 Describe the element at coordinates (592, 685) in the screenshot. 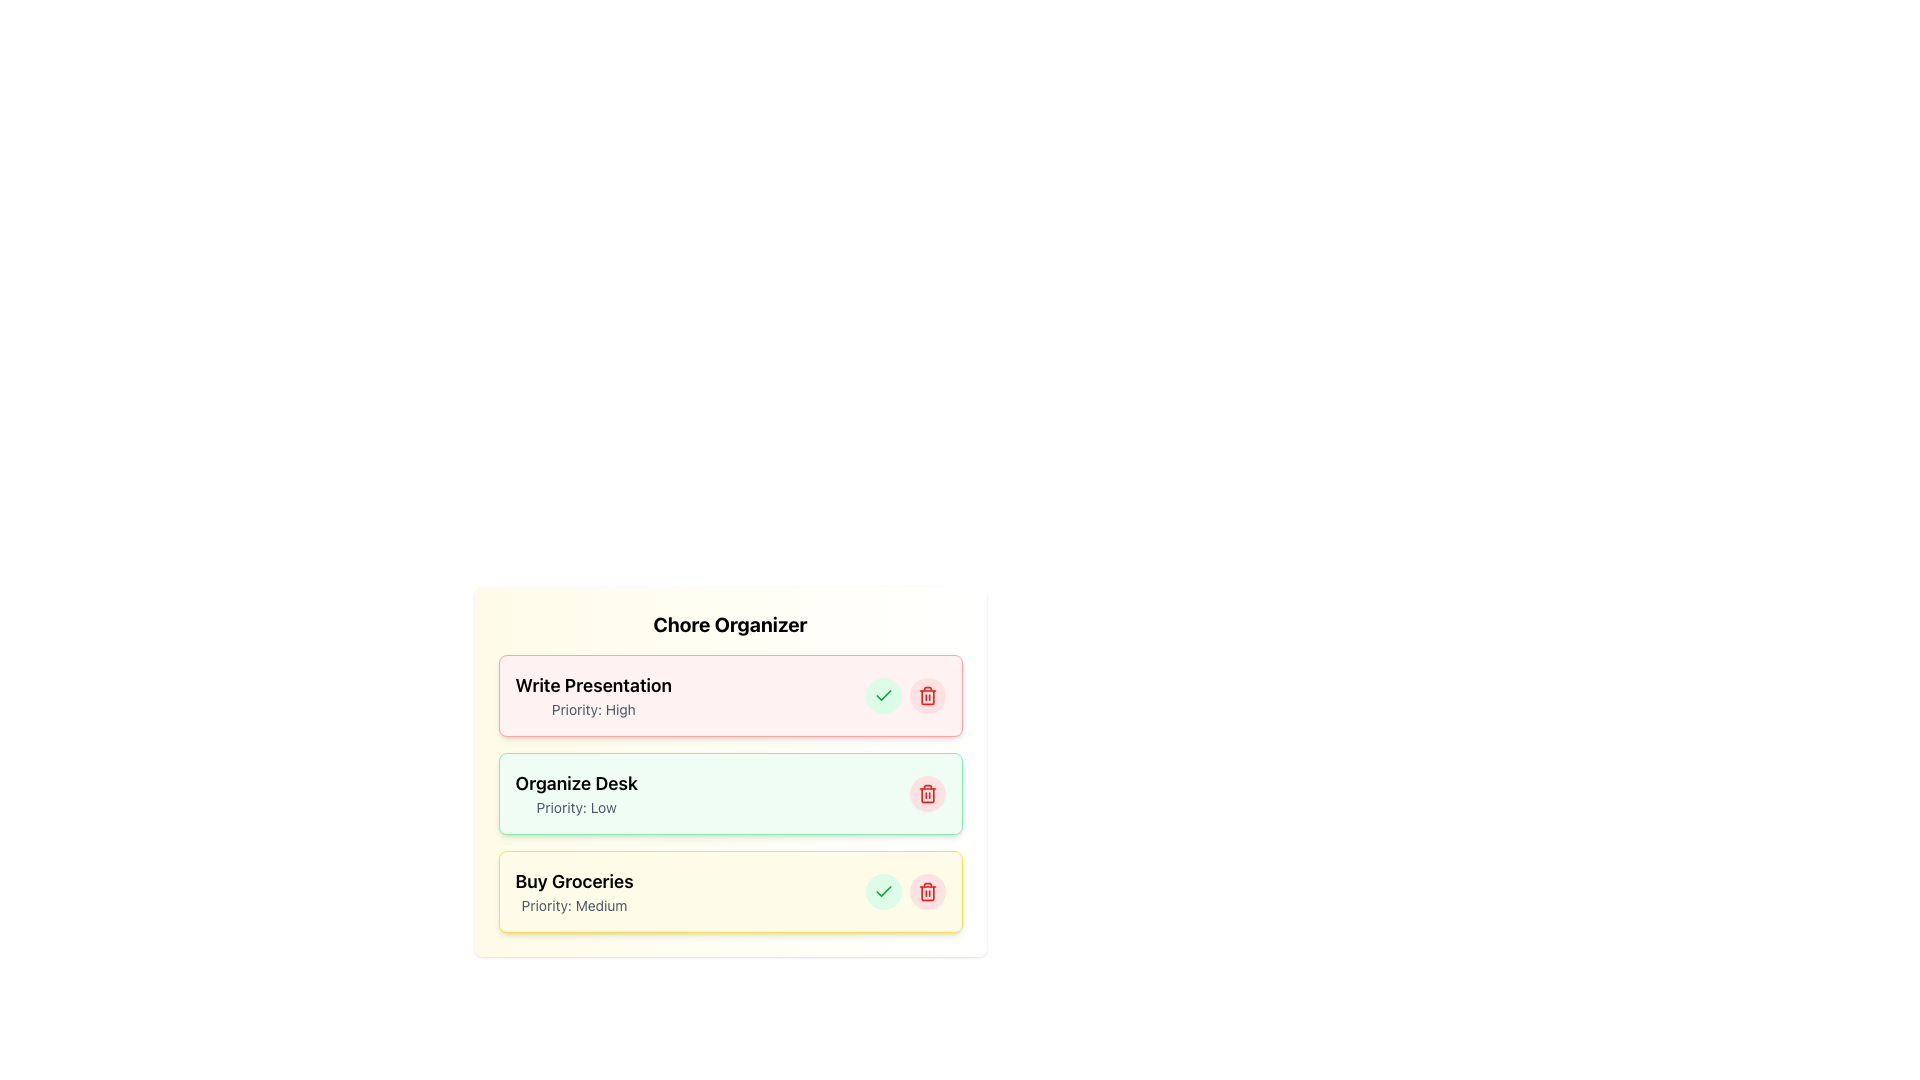

I see `the 'Write Presentation' text label located in the first task card under the 'Chore Organizer' header, which is styled in bold and larger font on a light red background` at that location.